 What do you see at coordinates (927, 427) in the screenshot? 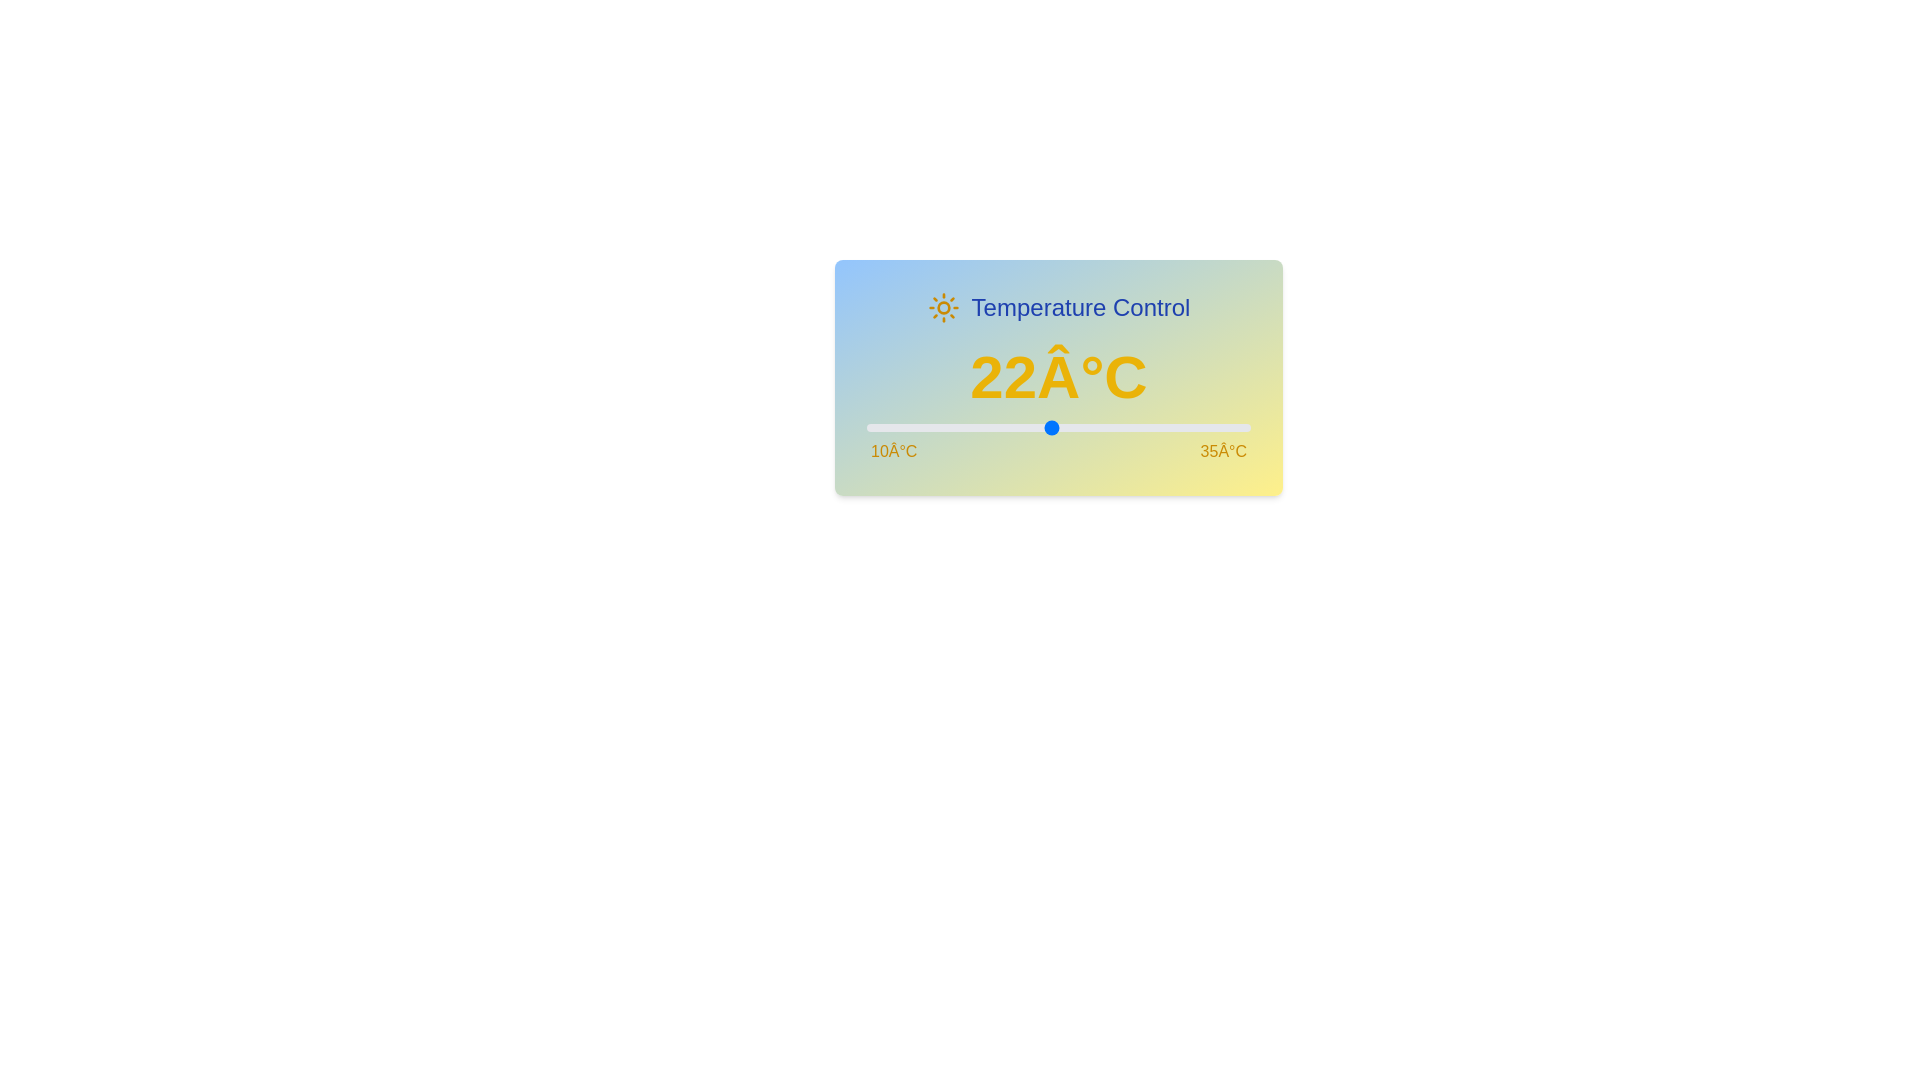
I see `the temperature slider to set the temperature to 14°C` at bounding box center [927, 427].